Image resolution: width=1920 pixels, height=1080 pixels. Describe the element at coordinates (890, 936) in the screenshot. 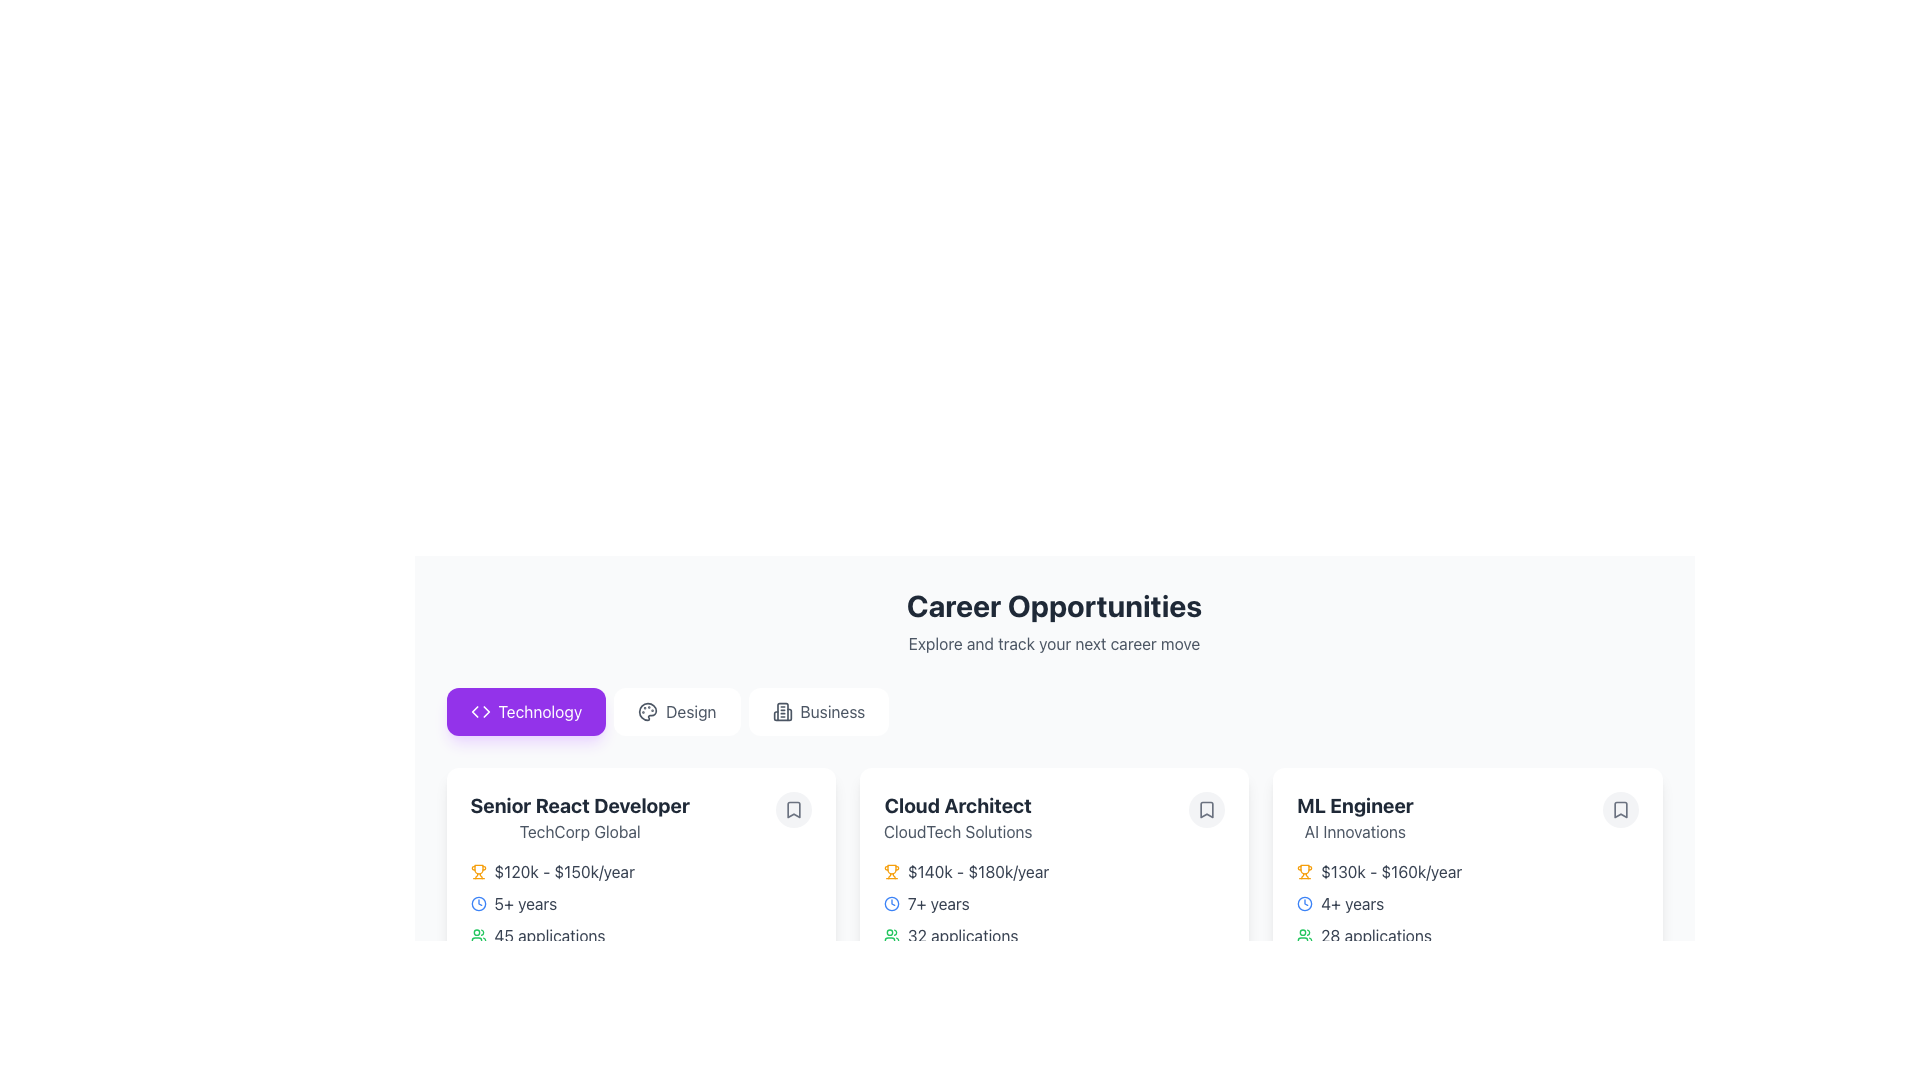

I see `the leftmost icon representing '32 applications' to interact with it` at that location.